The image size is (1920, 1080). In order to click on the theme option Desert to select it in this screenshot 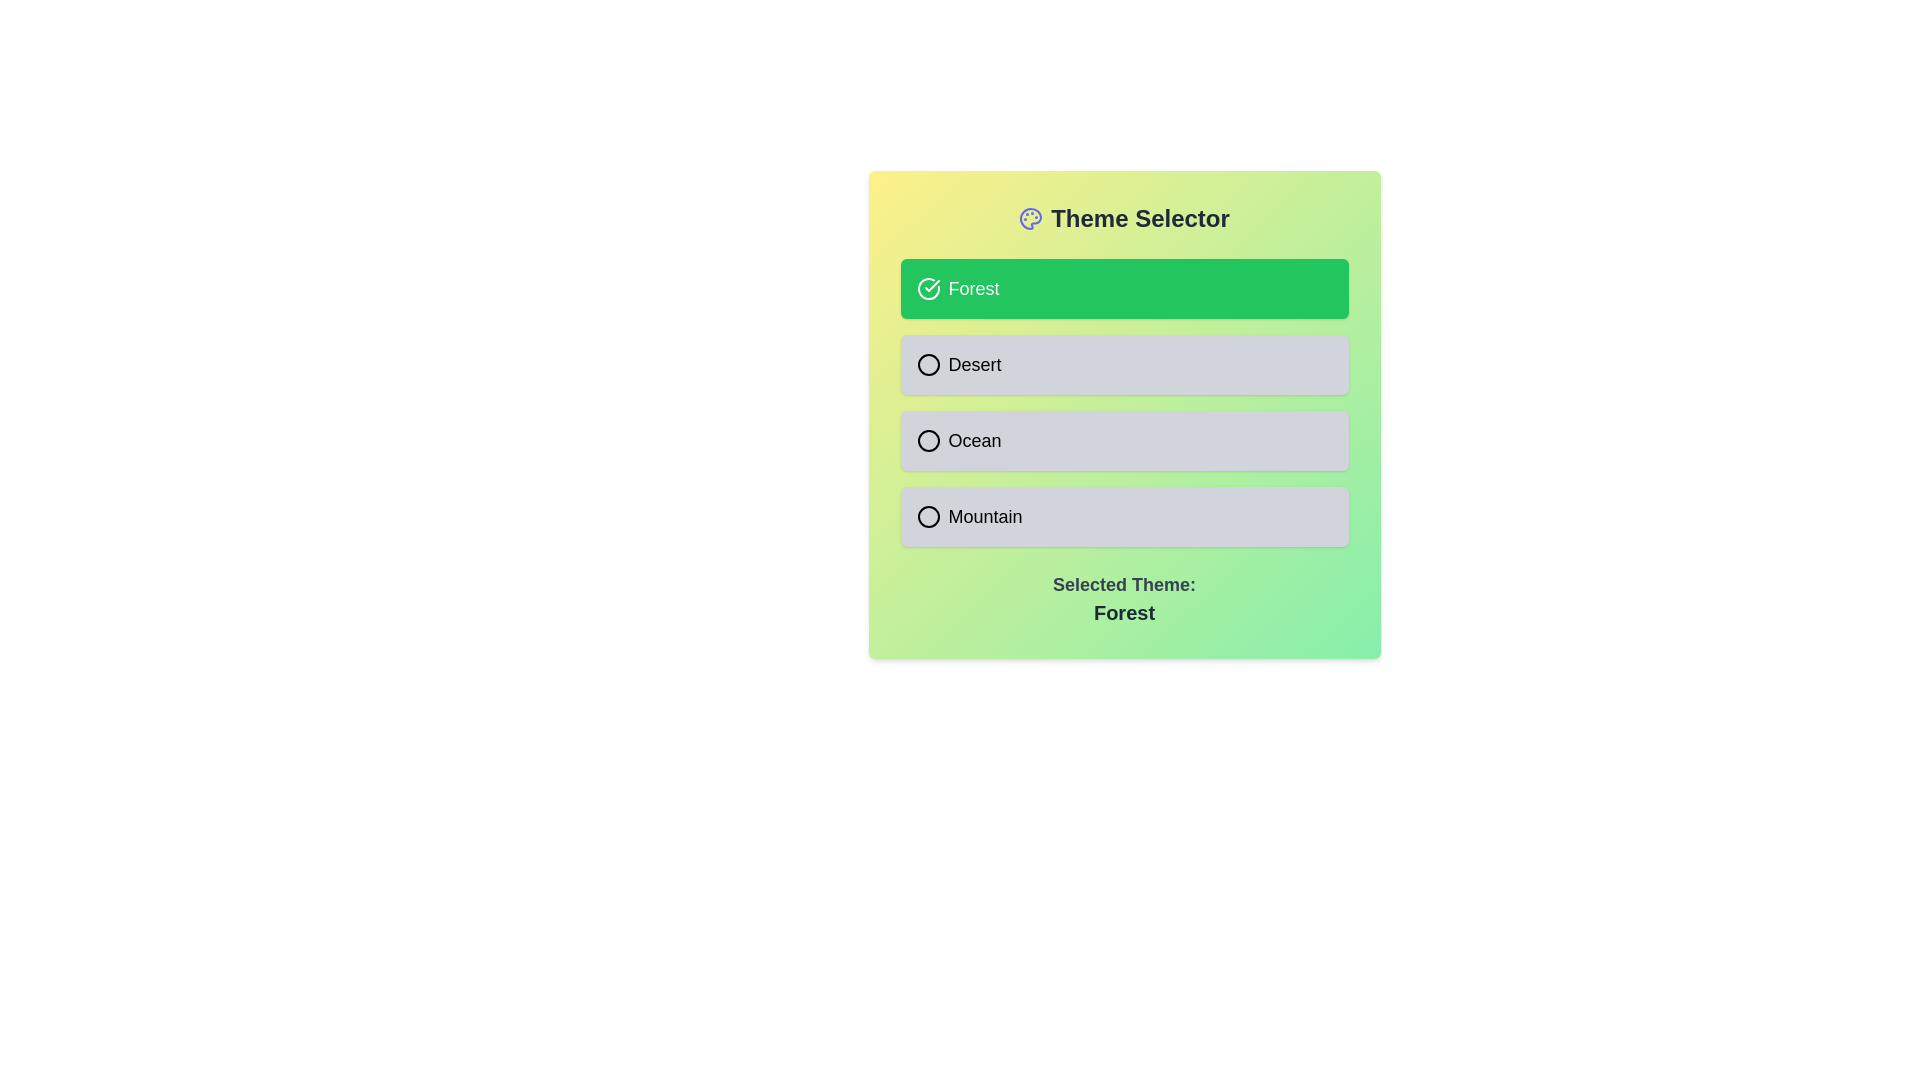, I will do `click(1124, 365)`.